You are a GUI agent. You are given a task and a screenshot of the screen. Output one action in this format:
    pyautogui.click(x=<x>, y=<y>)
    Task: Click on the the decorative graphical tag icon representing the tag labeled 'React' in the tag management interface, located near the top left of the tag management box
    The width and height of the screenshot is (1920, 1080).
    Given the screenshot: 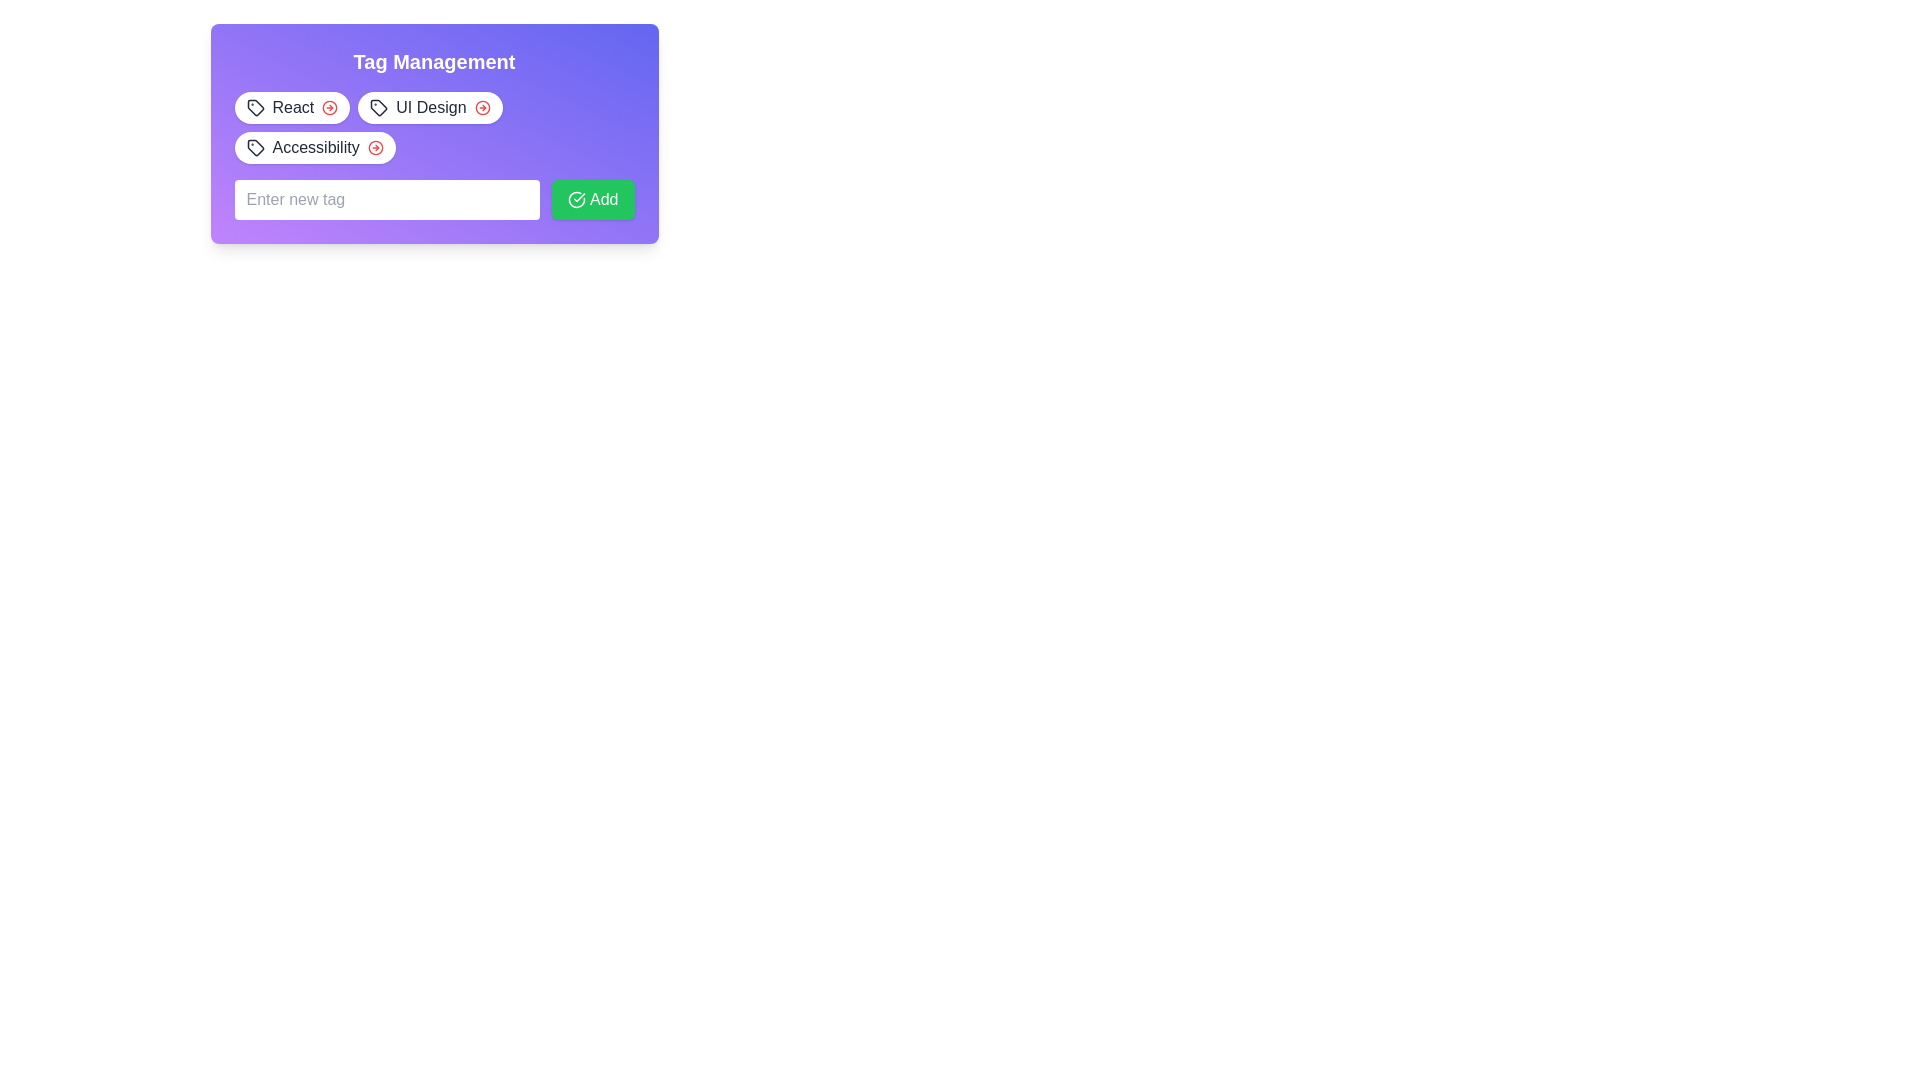 What is the action you would take?
    pyautogui.click(x=254, y=108)
    